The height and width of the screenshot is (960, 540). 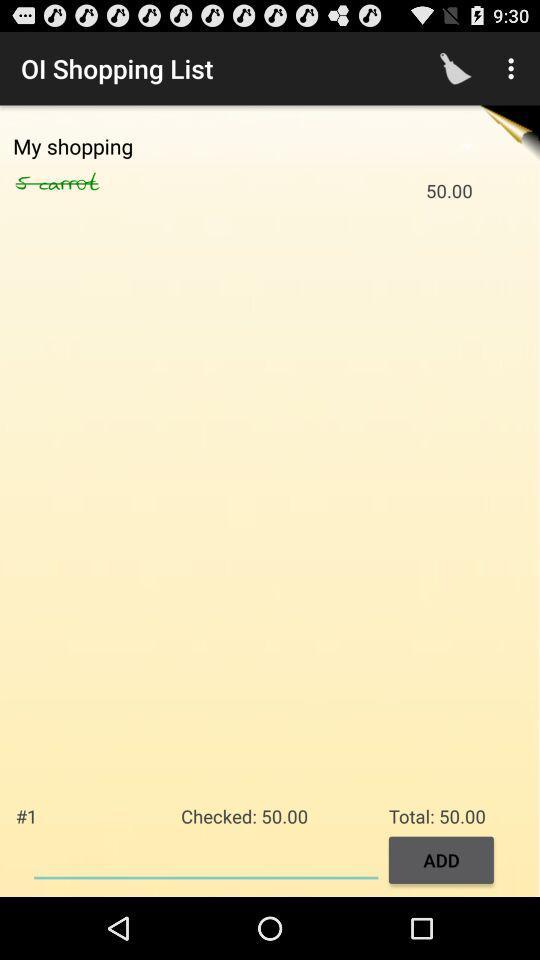 What do you see at coordinates (26, 183) in the screenshot?
I see `the 5  app` at bounding box center [26, 183].